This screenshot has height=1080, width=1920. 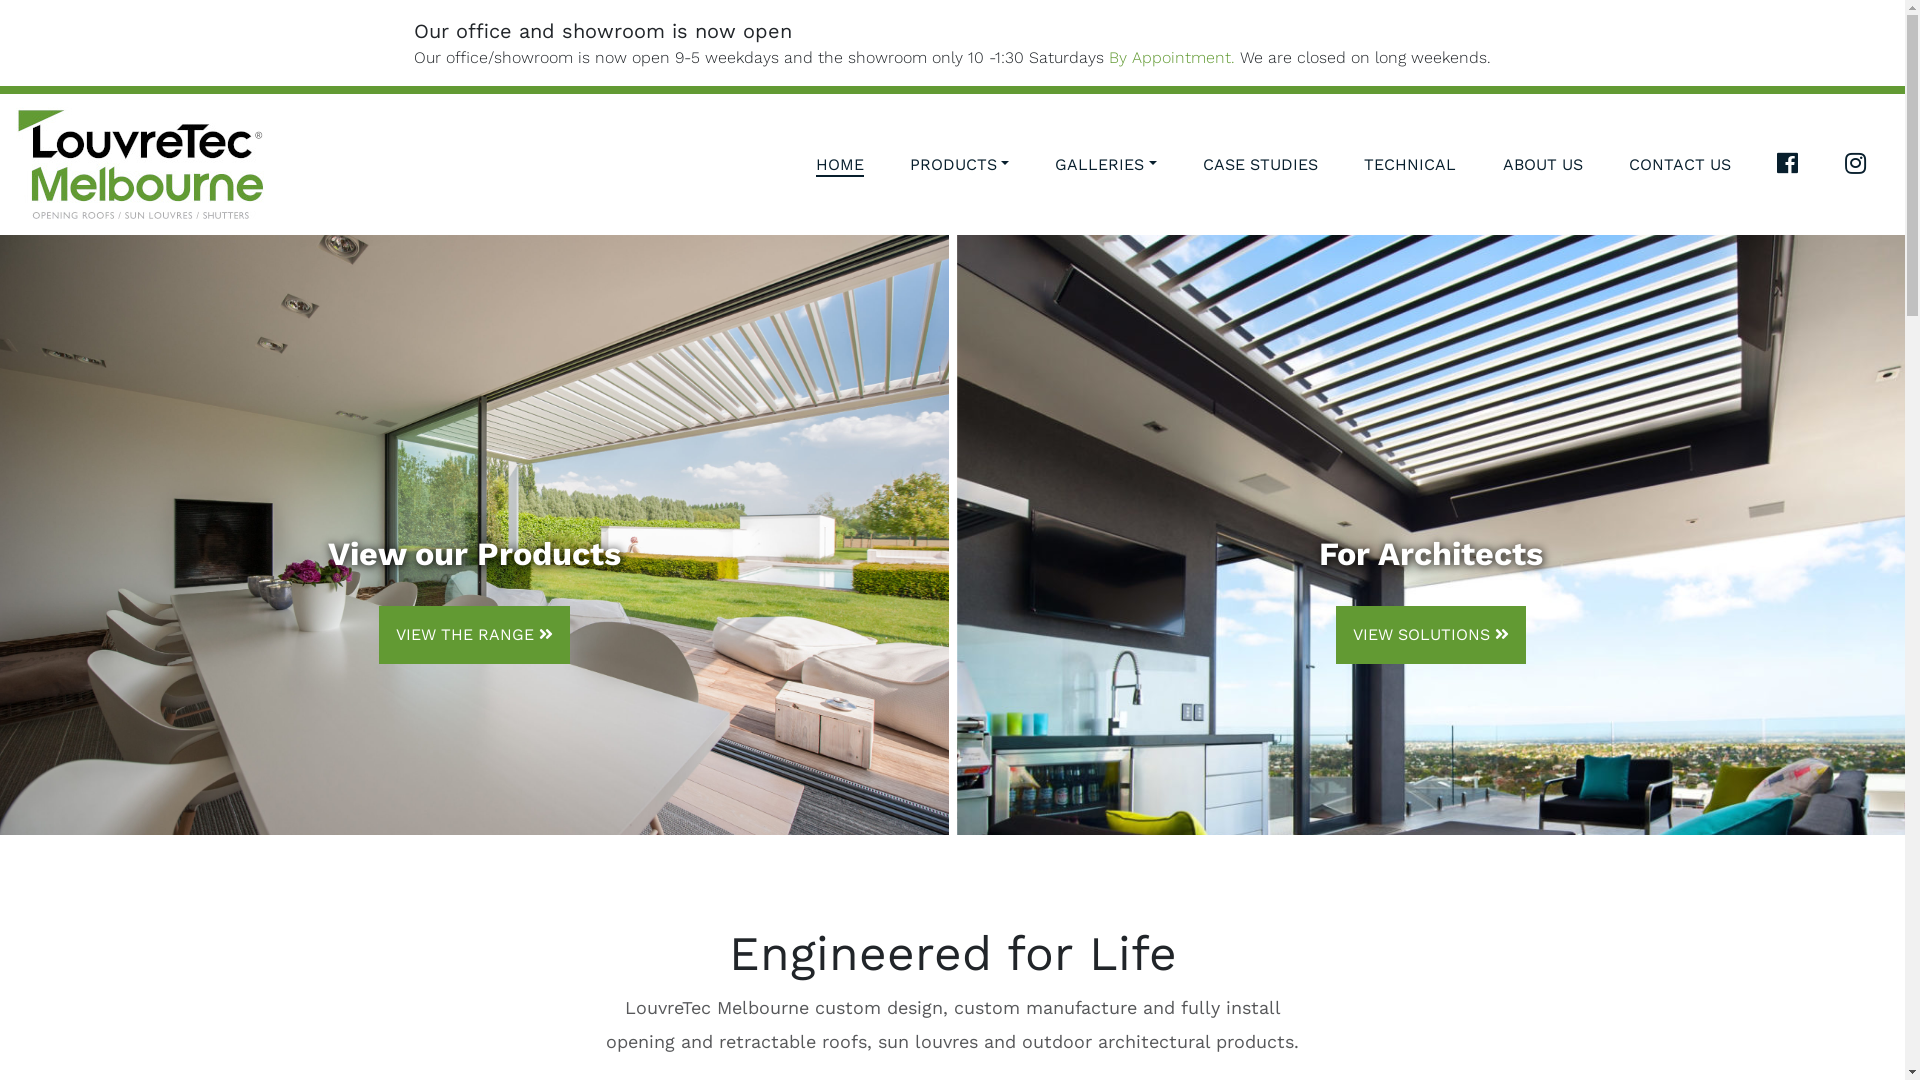 What do you see at coordinates (1171, 56) in the screenshot?
I see `'By Appointment.'` at bounding box center [1171, 56].